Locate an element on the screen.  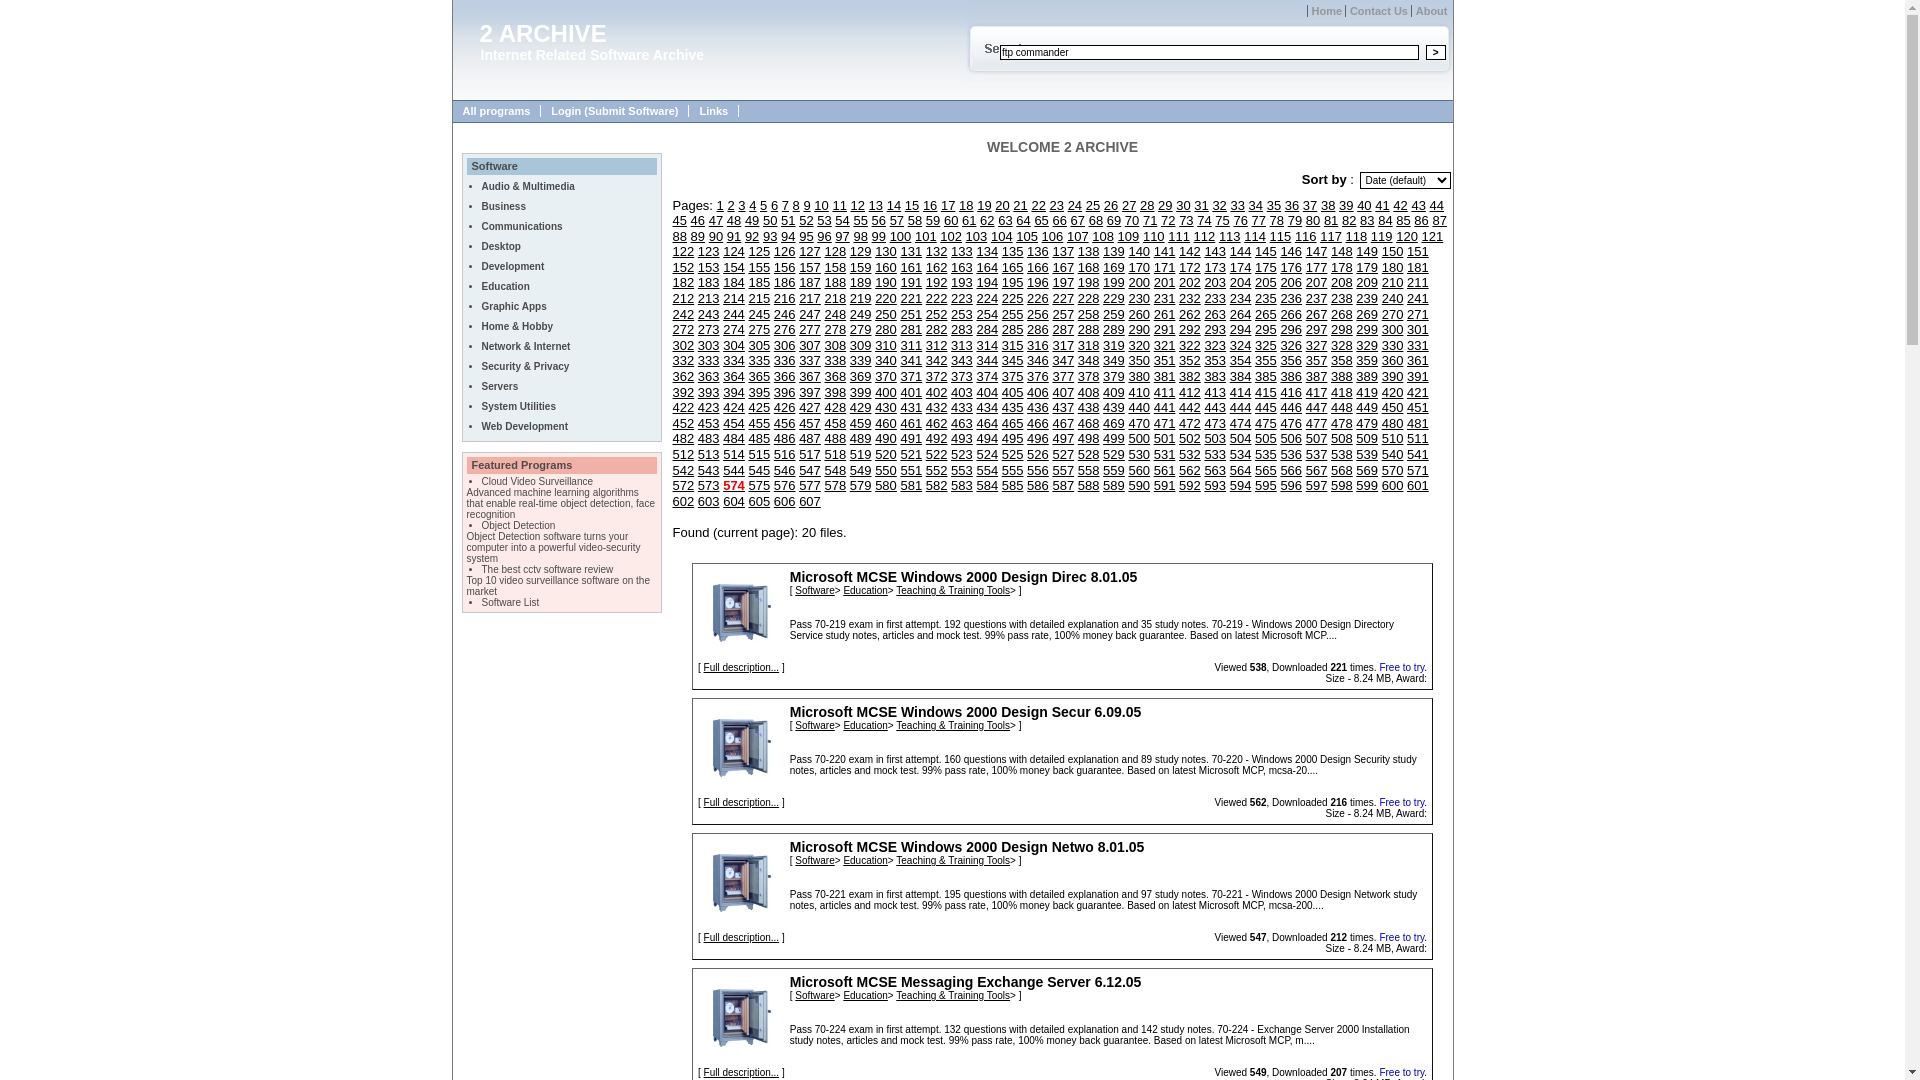
'197' is located at coordinates (1061, 282).